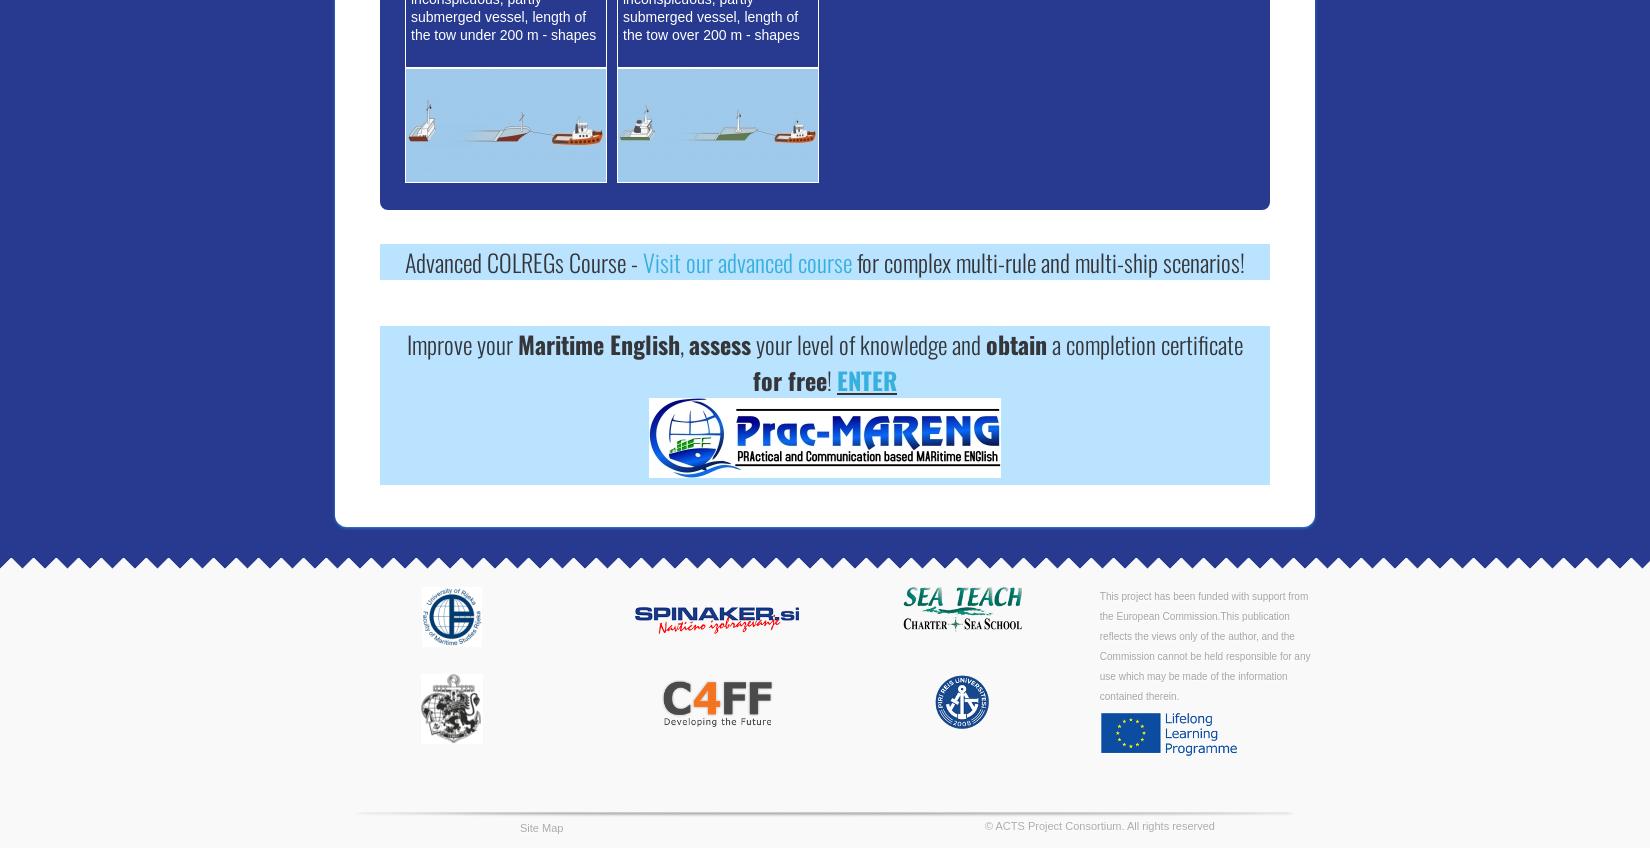 The image size is (1650, 848). I want to click on 'your level of knowledge and', so click(868, 343).